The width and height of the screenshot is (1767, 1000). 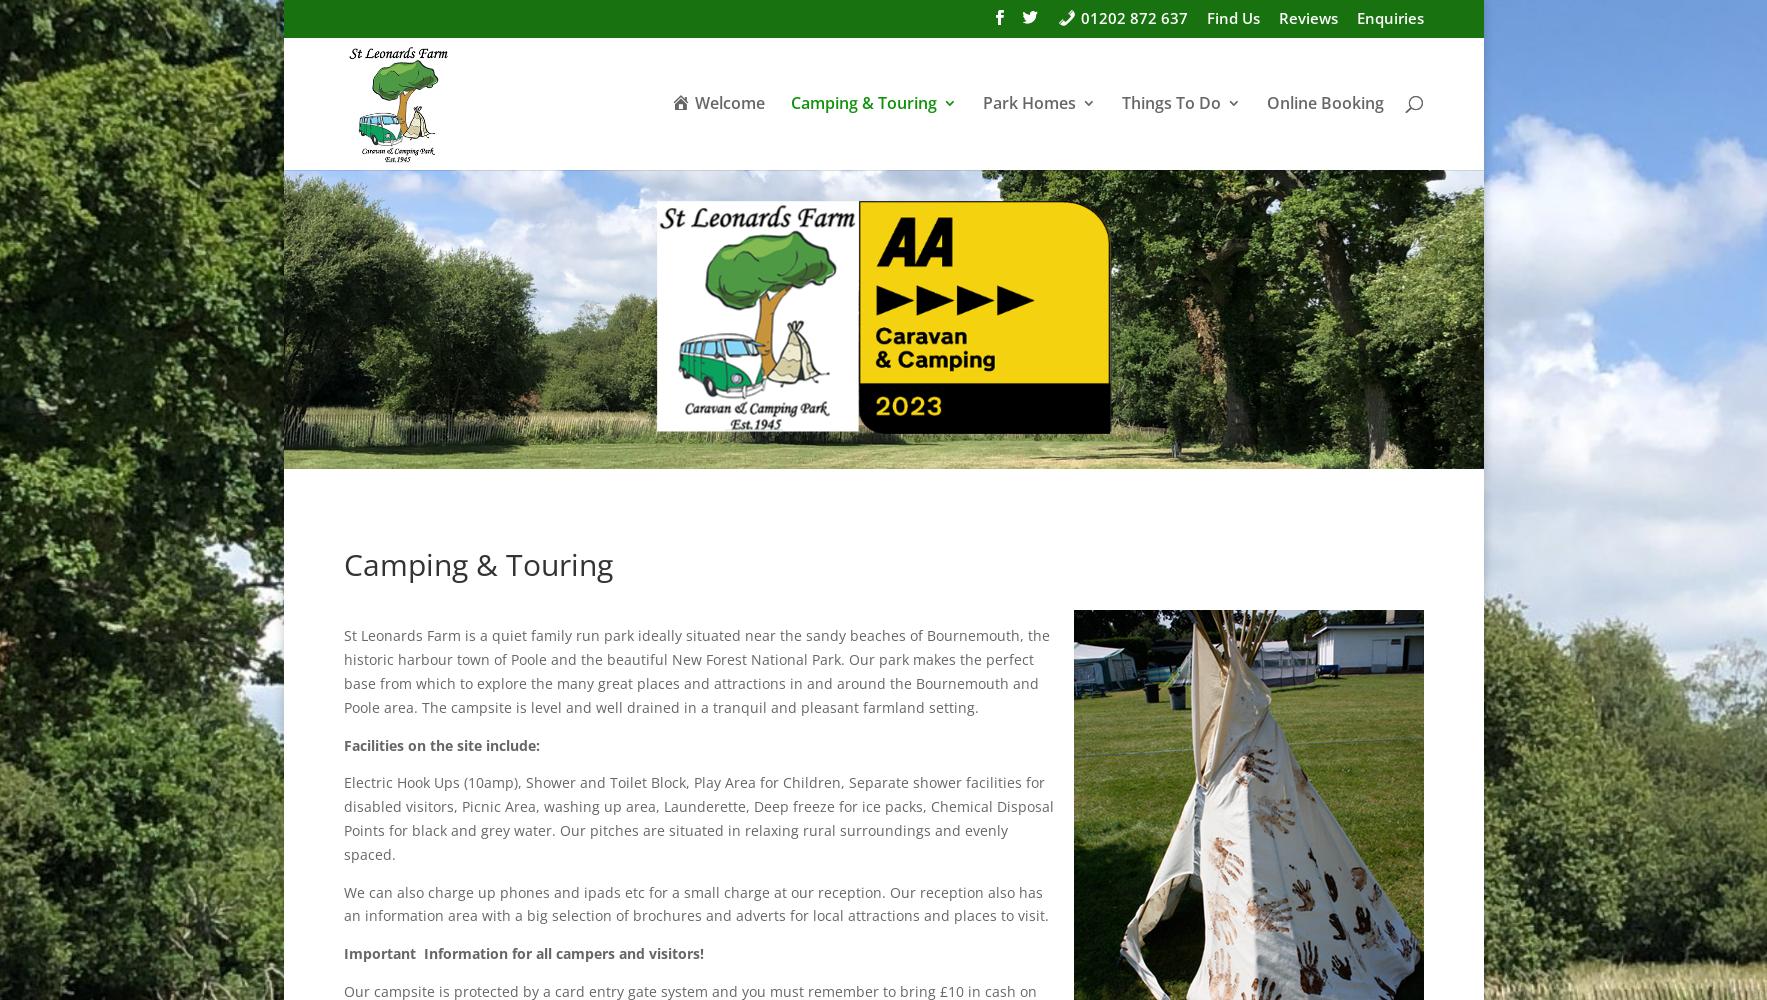 I want to click on 'Park Rules', so click(x=1040, y=399).